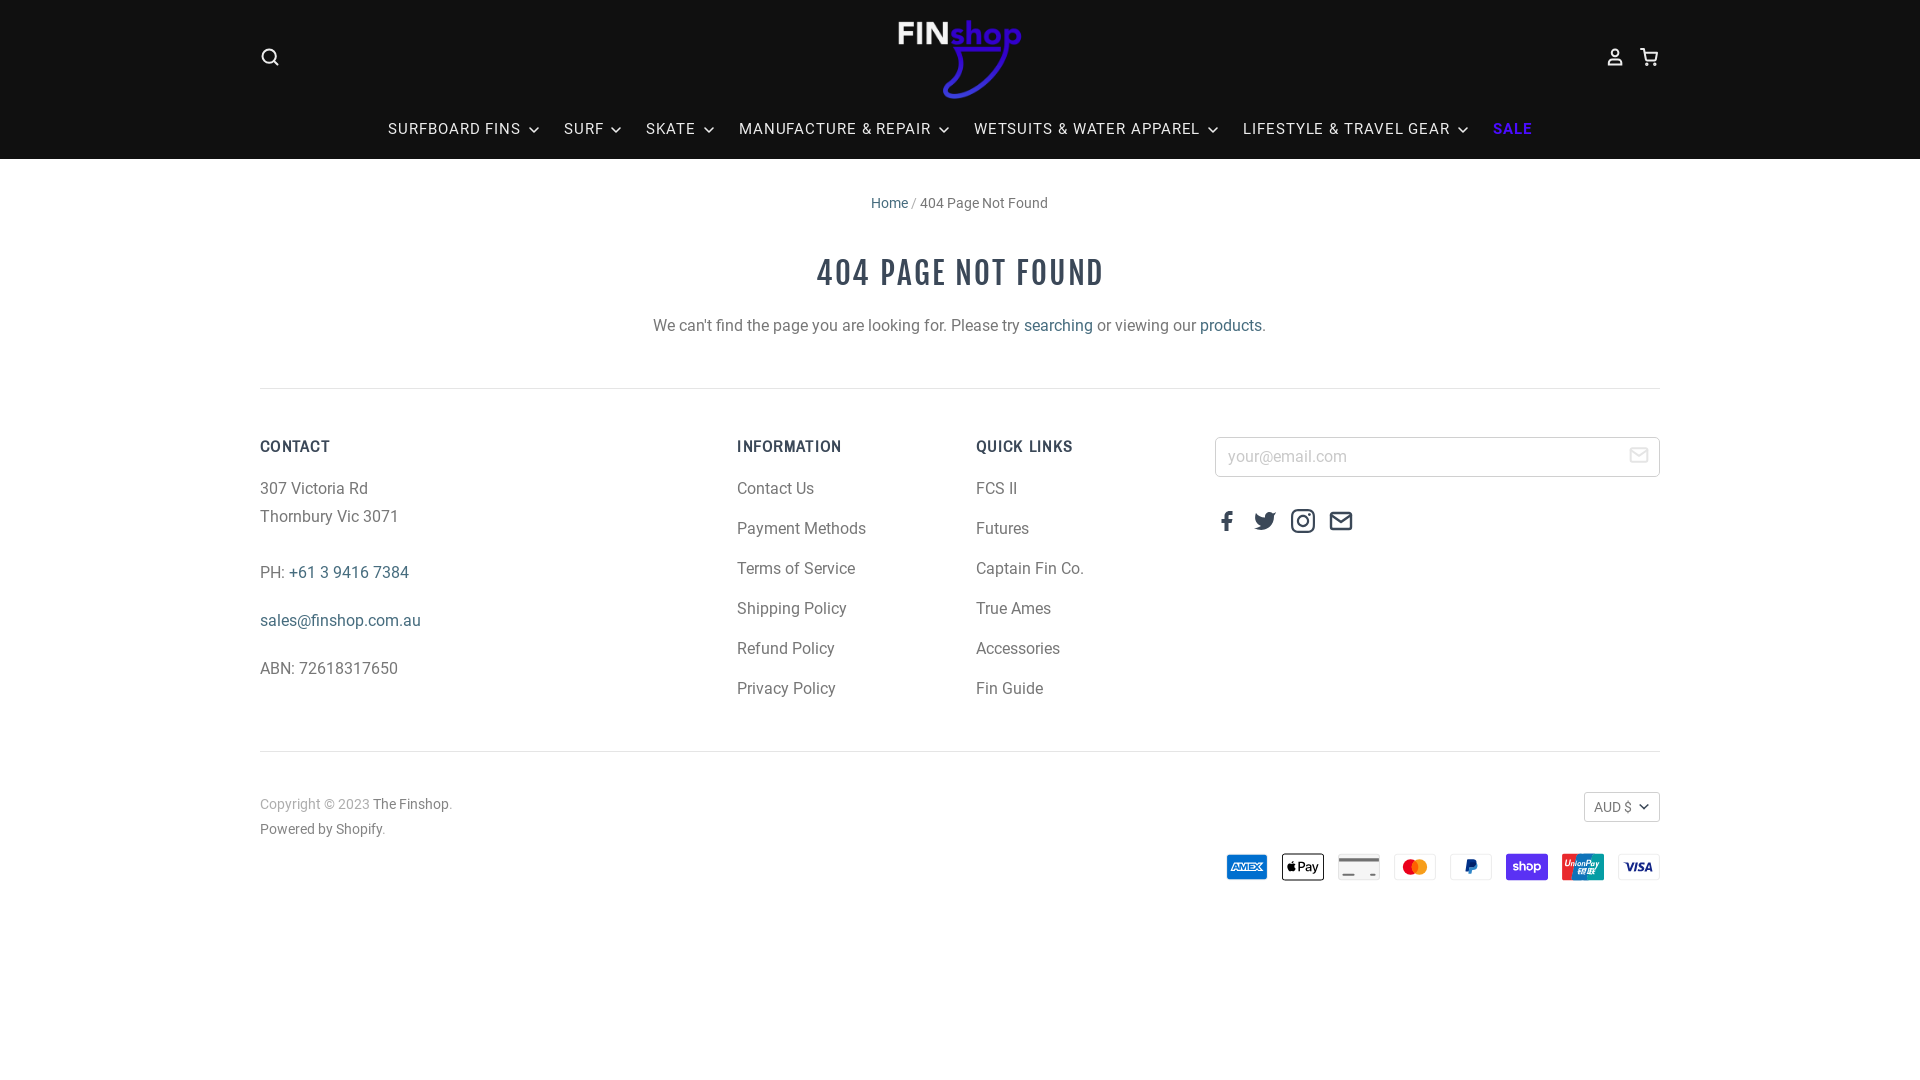  Describe the element at coordinates (888, 203) in the screenshot. I see `'Home'` at that location.